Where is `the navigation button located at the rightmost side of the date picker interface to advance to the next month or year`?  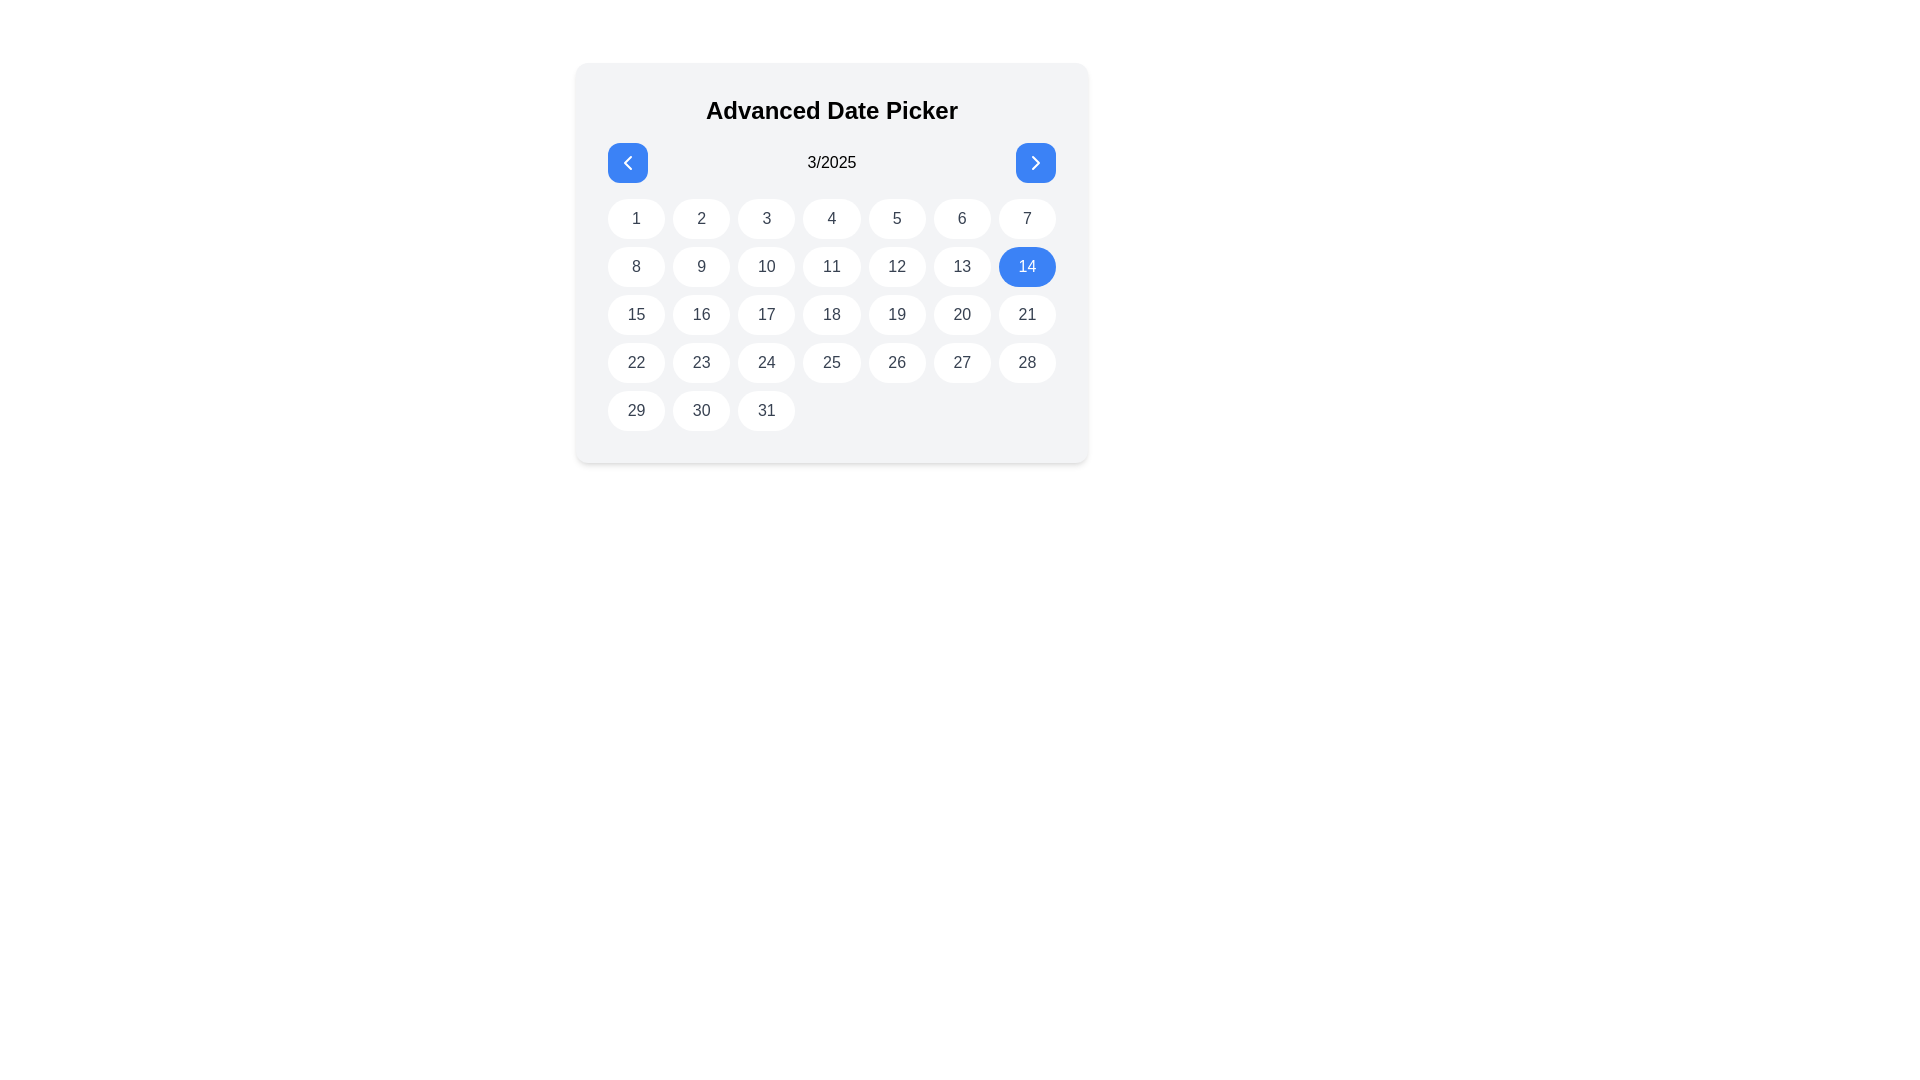 the navigation button located at the rightmost side of the date picker interface to advance to the next month or year is located at coordinates (1036, 161).